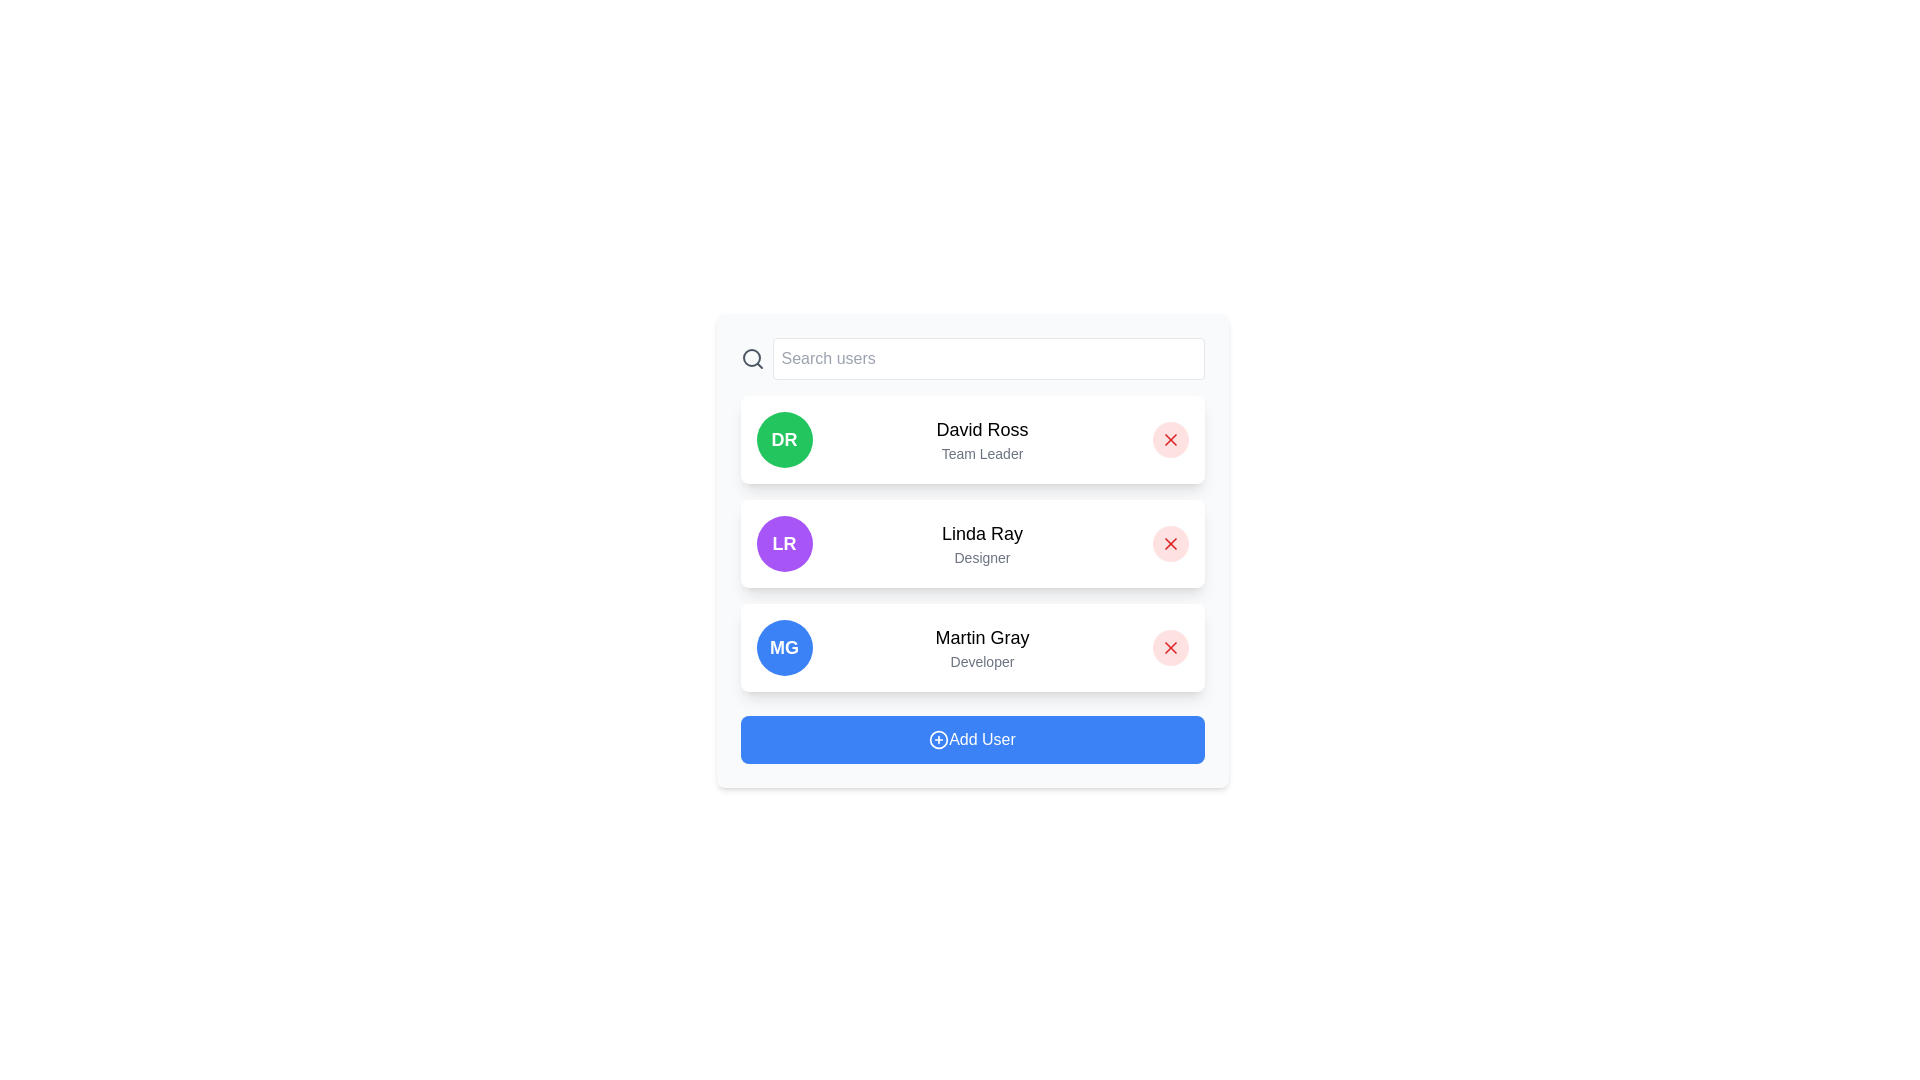  What do you see at coordinates (783, 543) in the screenshot?
I see `the circular badge representing the user 'Linda Ray', which is located beside her name and designation in the second user card of the vertical list` at bounding box center [783, 543].